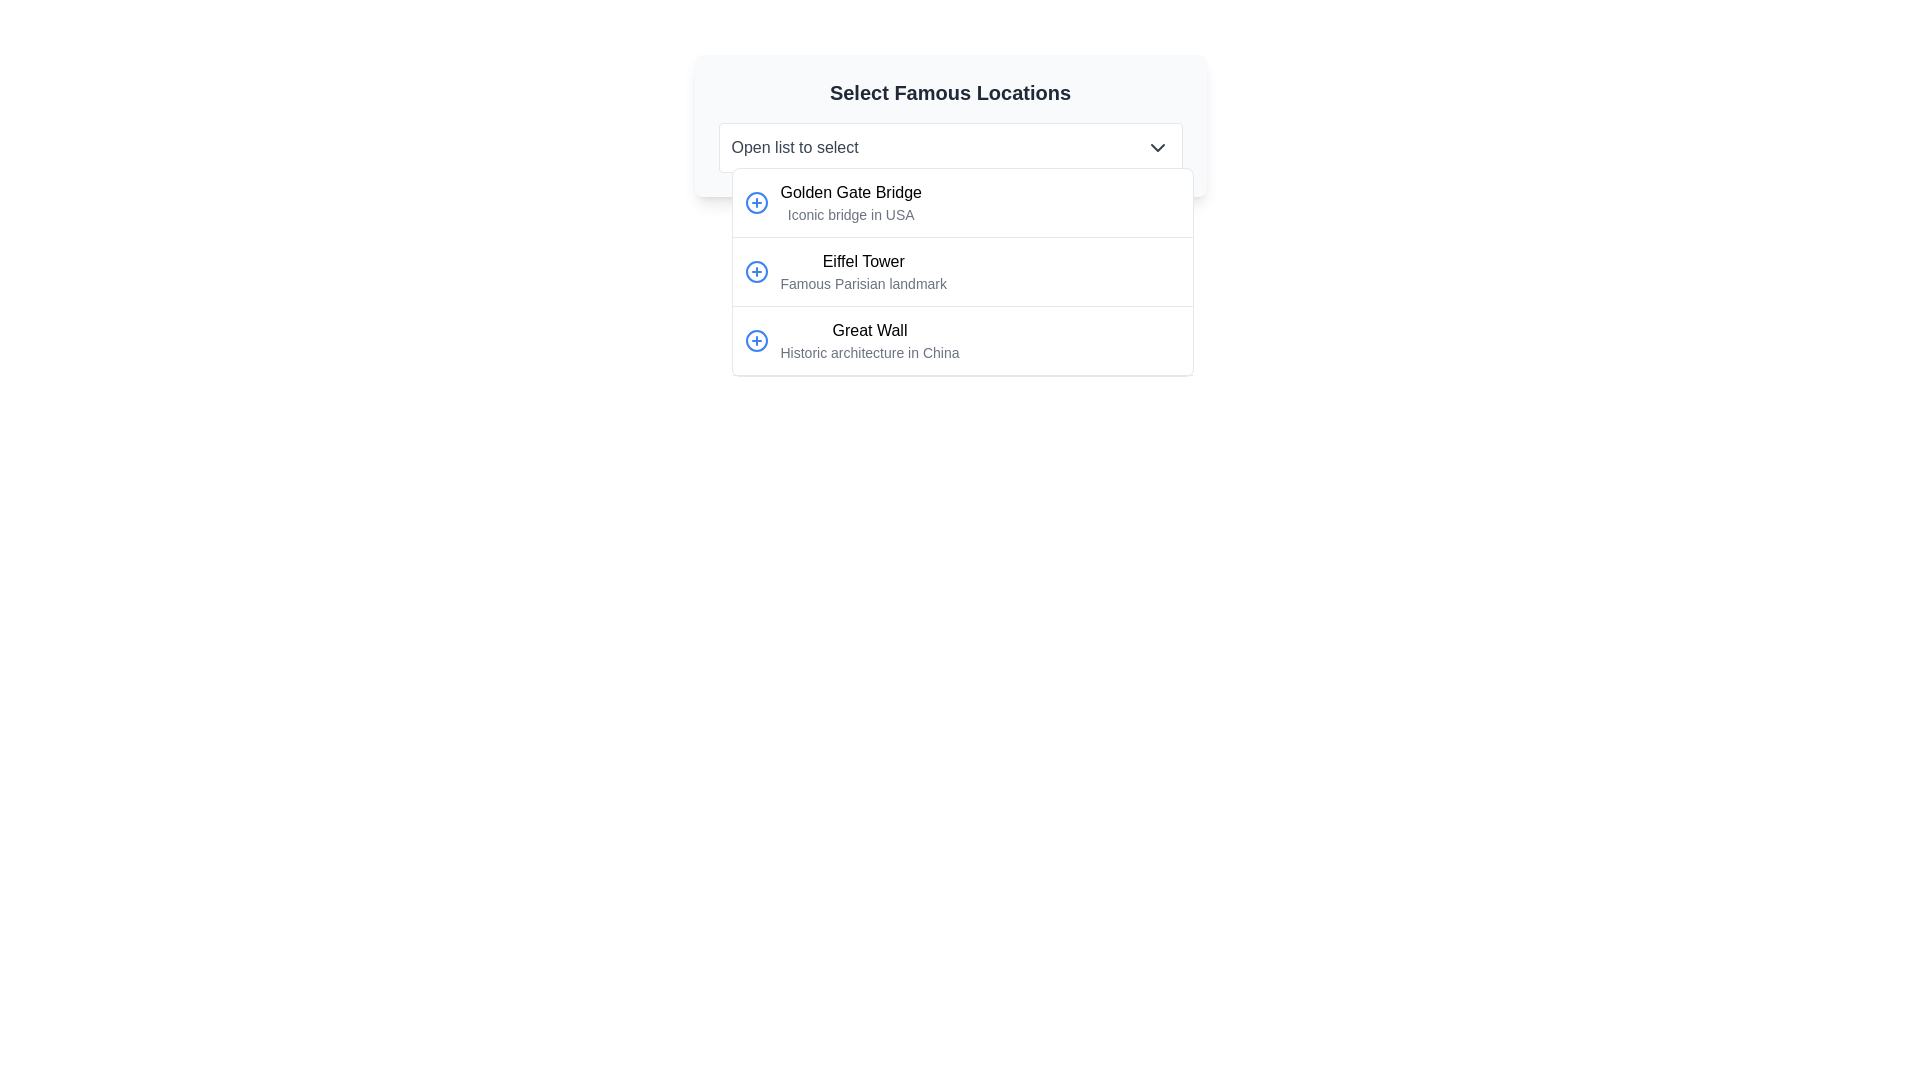  What do you see at coordinates (949, 126) in the screenshot?
I see `the dropdown field labeled 'Open list` at bounding box center [949, 126].